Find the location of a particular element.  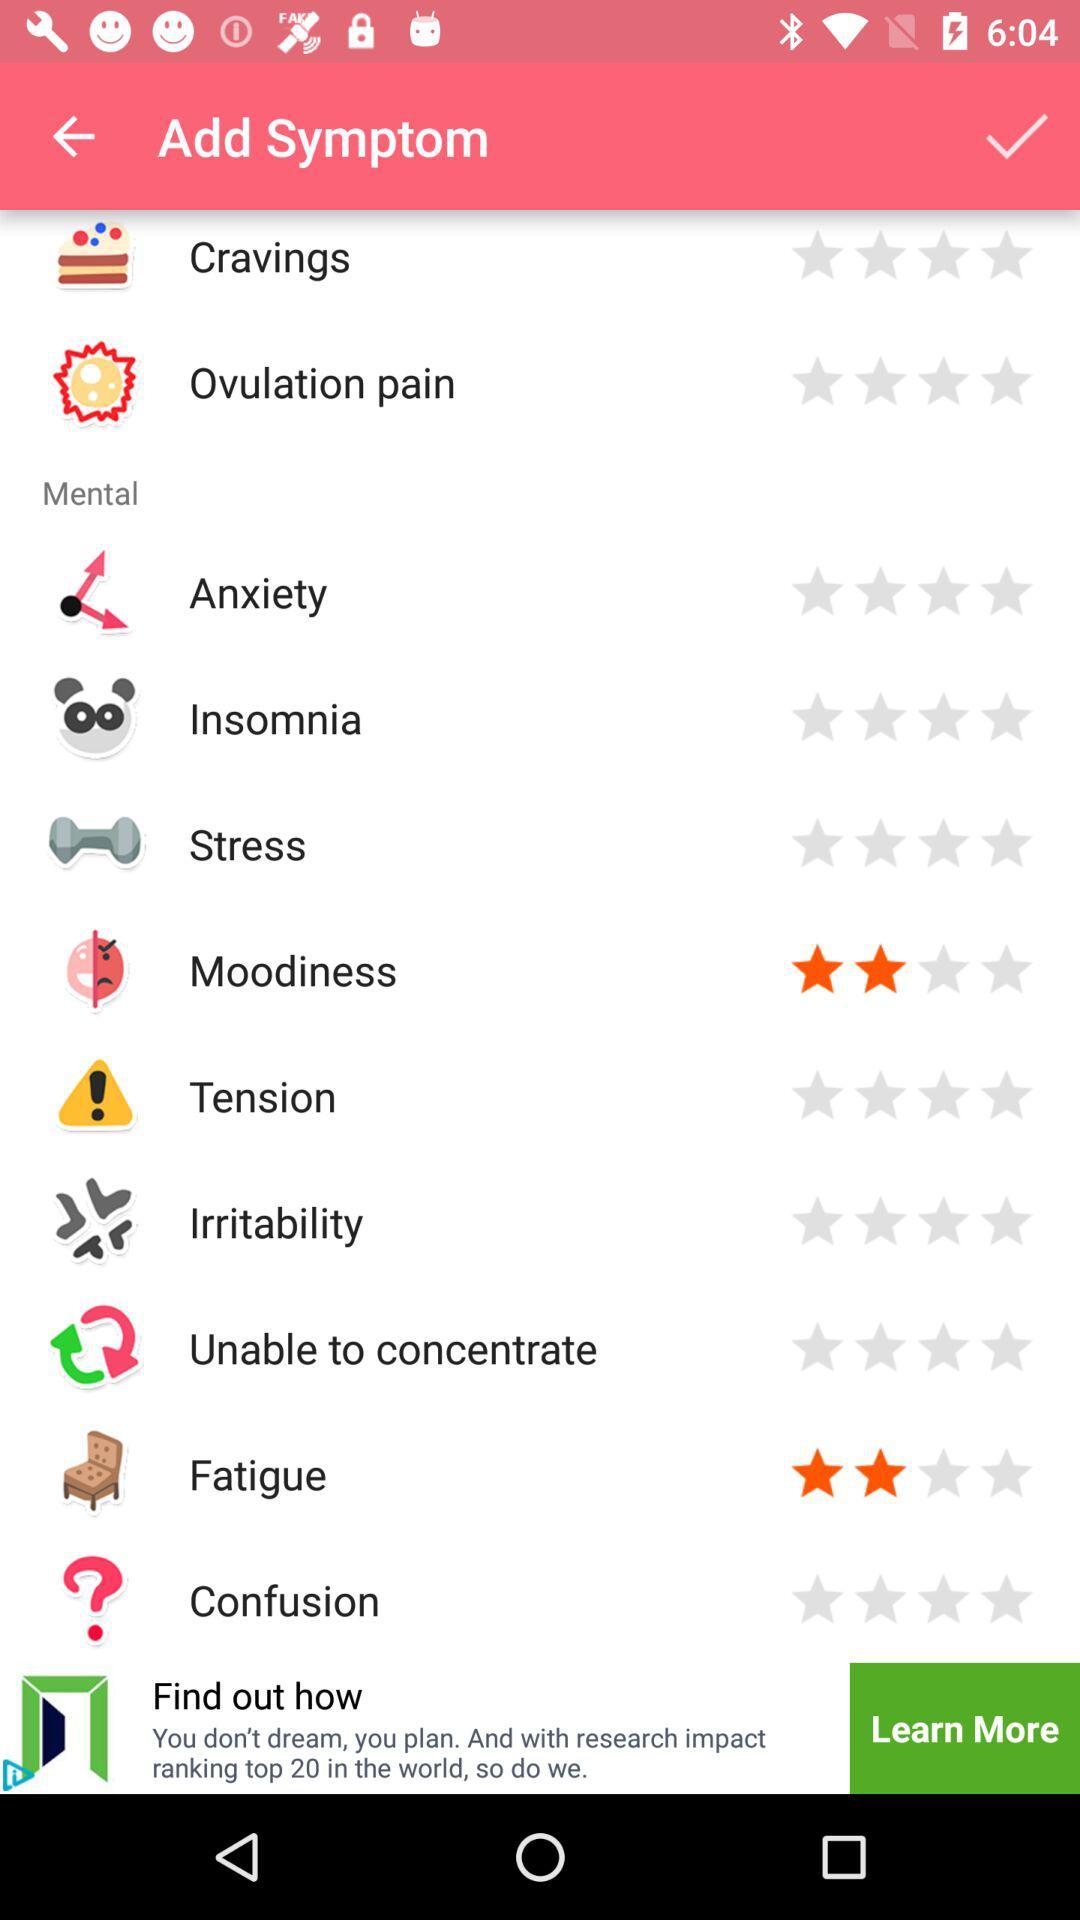

leave 2 star review is located at coordinates (879, 381).